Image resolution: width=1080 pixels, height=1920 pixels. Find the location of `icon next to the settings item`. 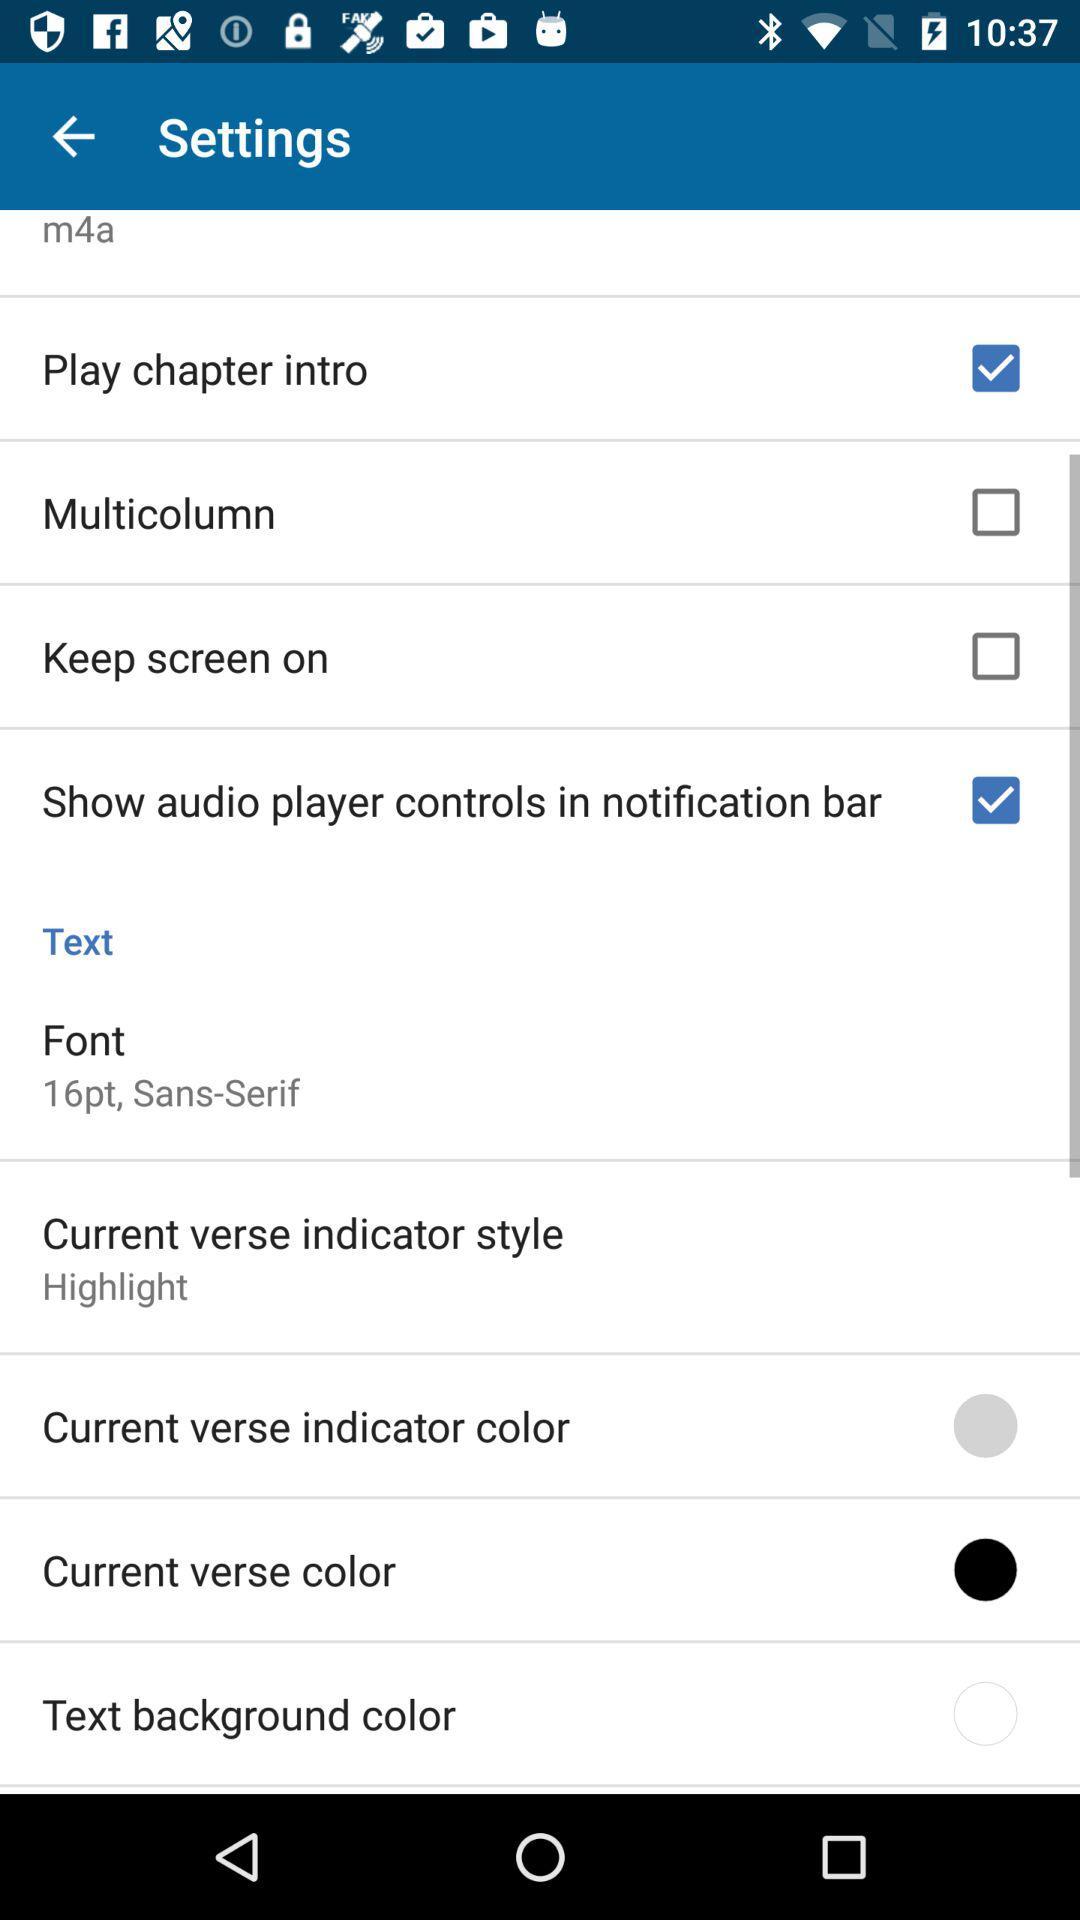

icon next to the settings item is located at coordinates (72, 135).